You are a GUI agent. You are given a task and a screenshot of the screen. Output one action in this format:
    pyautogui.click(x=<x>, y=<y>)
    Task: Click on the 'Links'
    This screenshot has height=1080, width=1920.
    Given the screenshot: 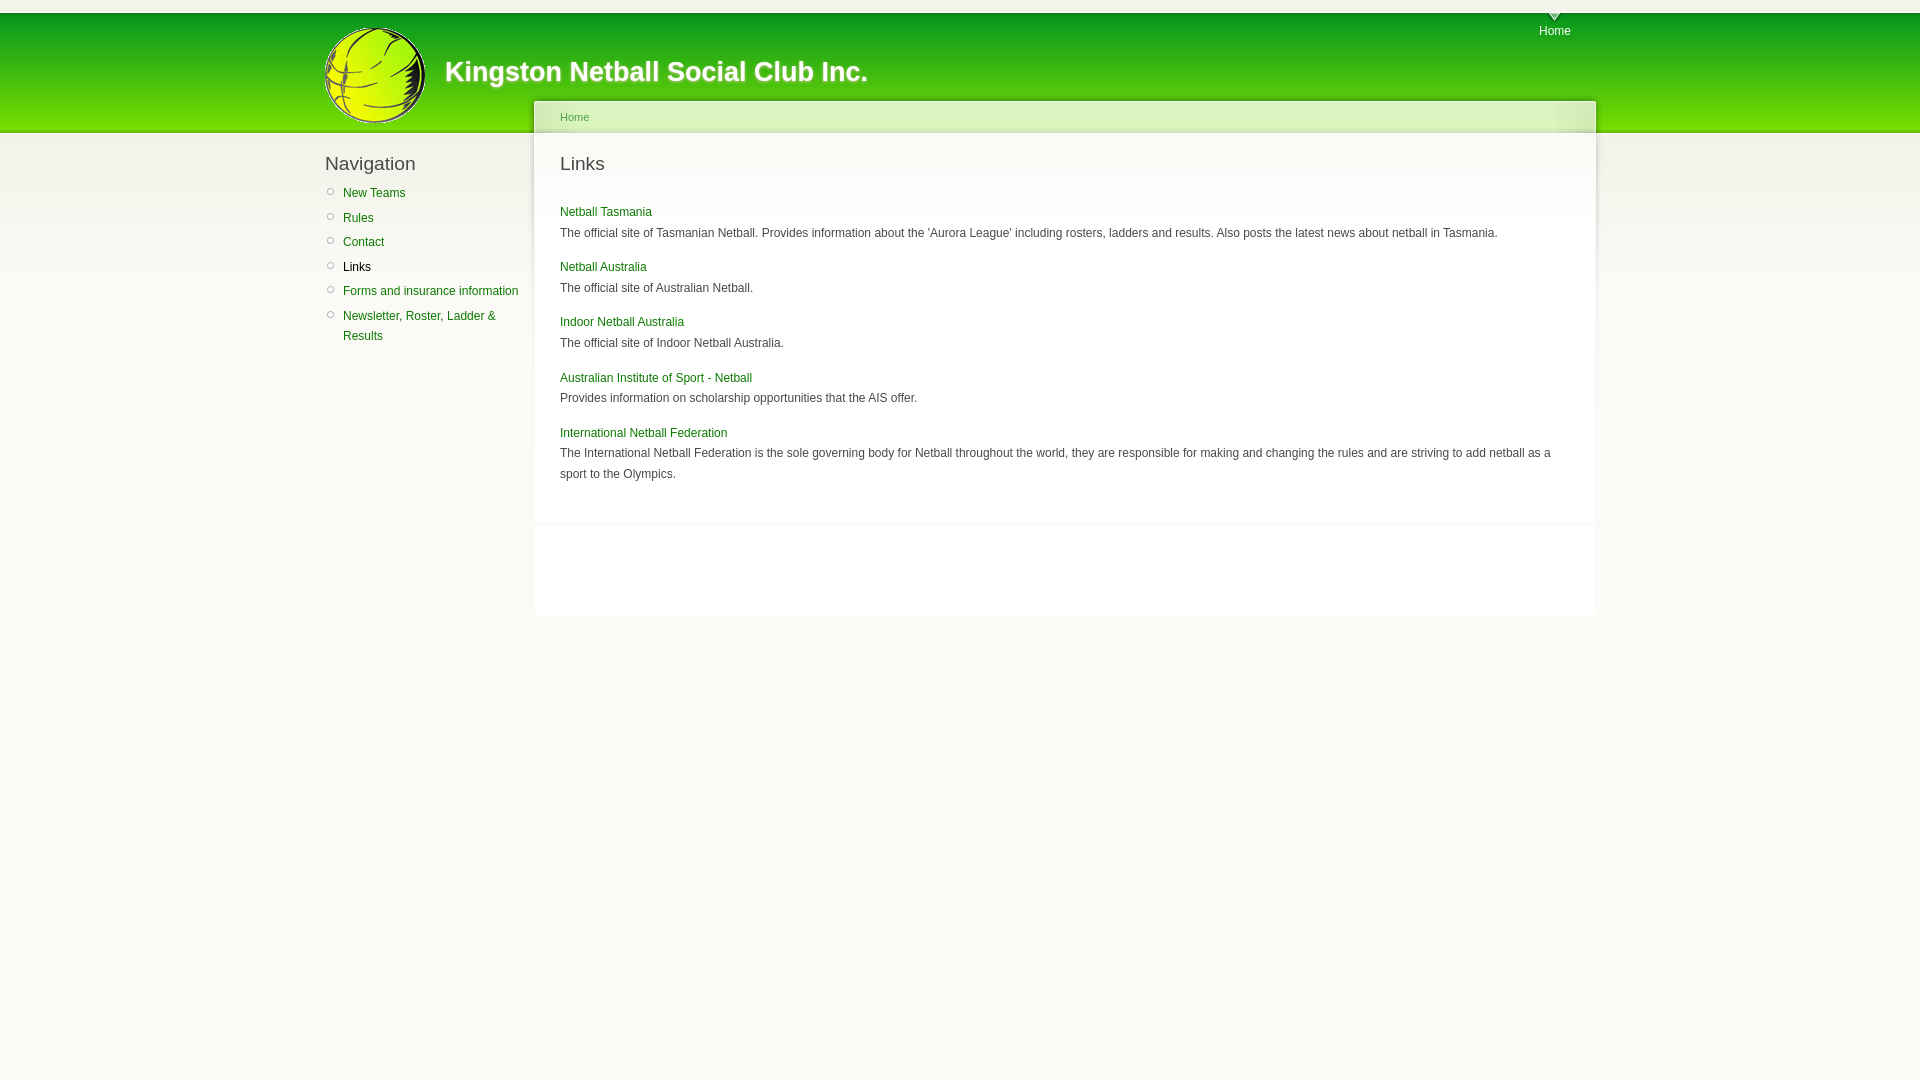 What is the action you would take?
    pyautogui.click(x=342, y=265)
    